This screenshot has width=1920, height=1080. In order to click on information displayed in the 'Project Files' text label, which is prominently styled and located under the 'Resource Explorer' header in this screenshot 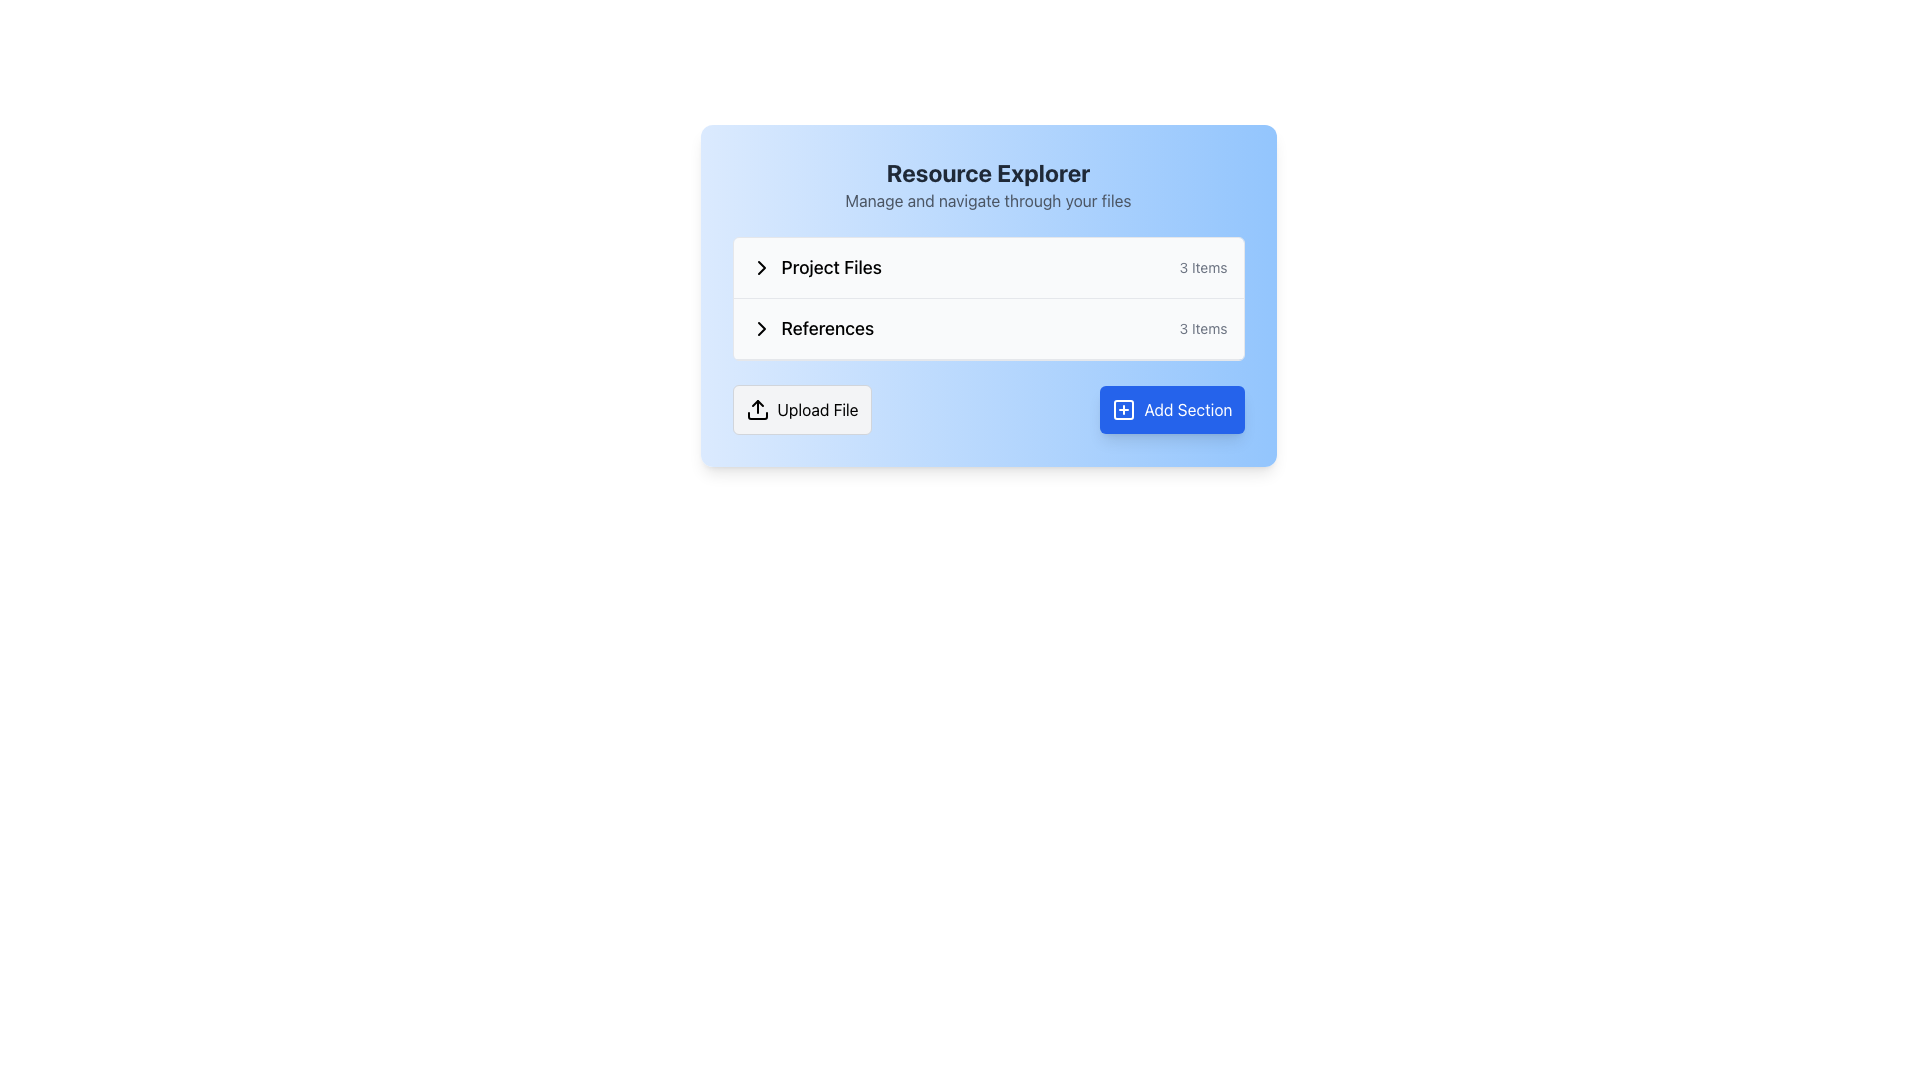, I will do `click(831, 266)`.